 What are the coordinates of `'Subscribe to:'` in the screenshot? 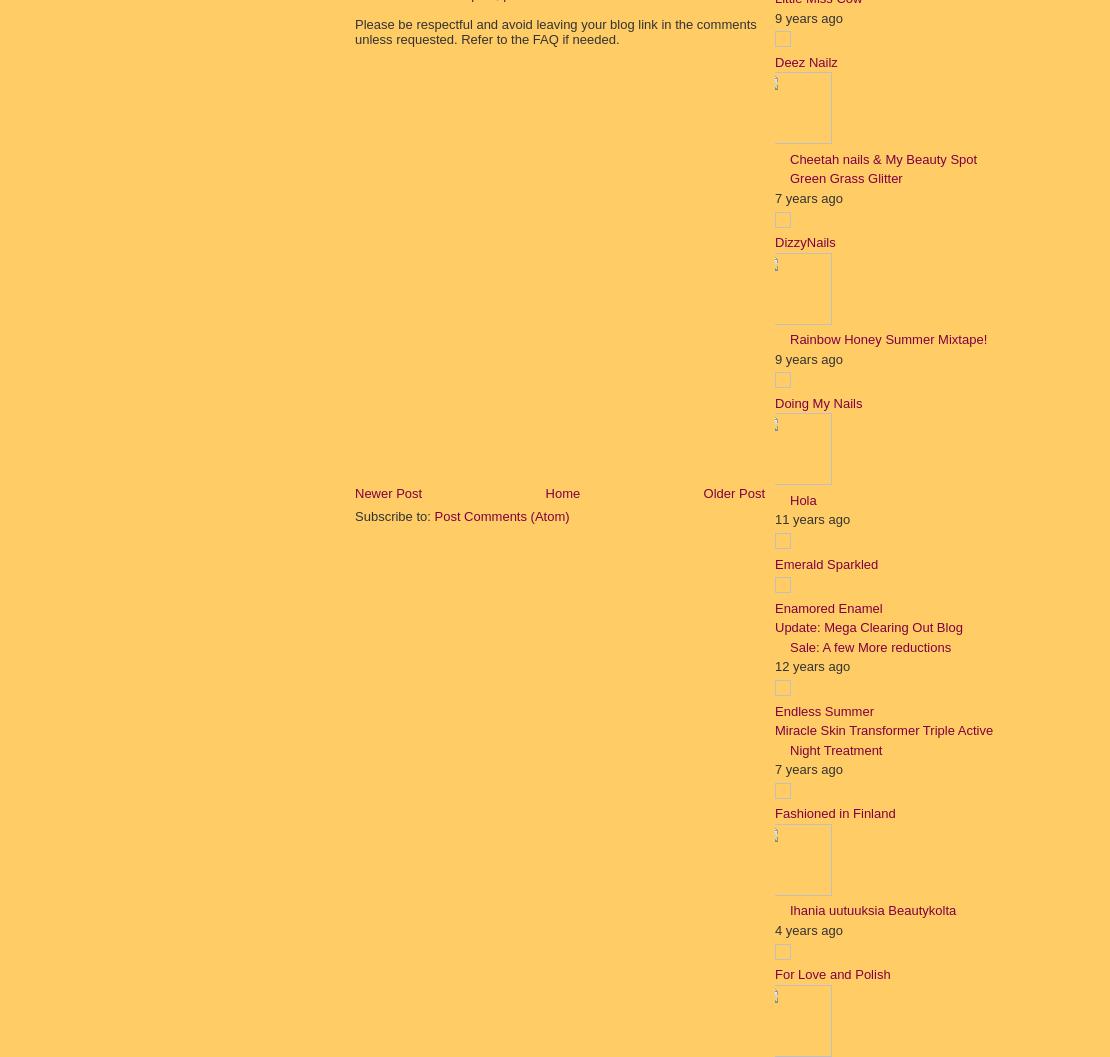 It's located at (393, 516).